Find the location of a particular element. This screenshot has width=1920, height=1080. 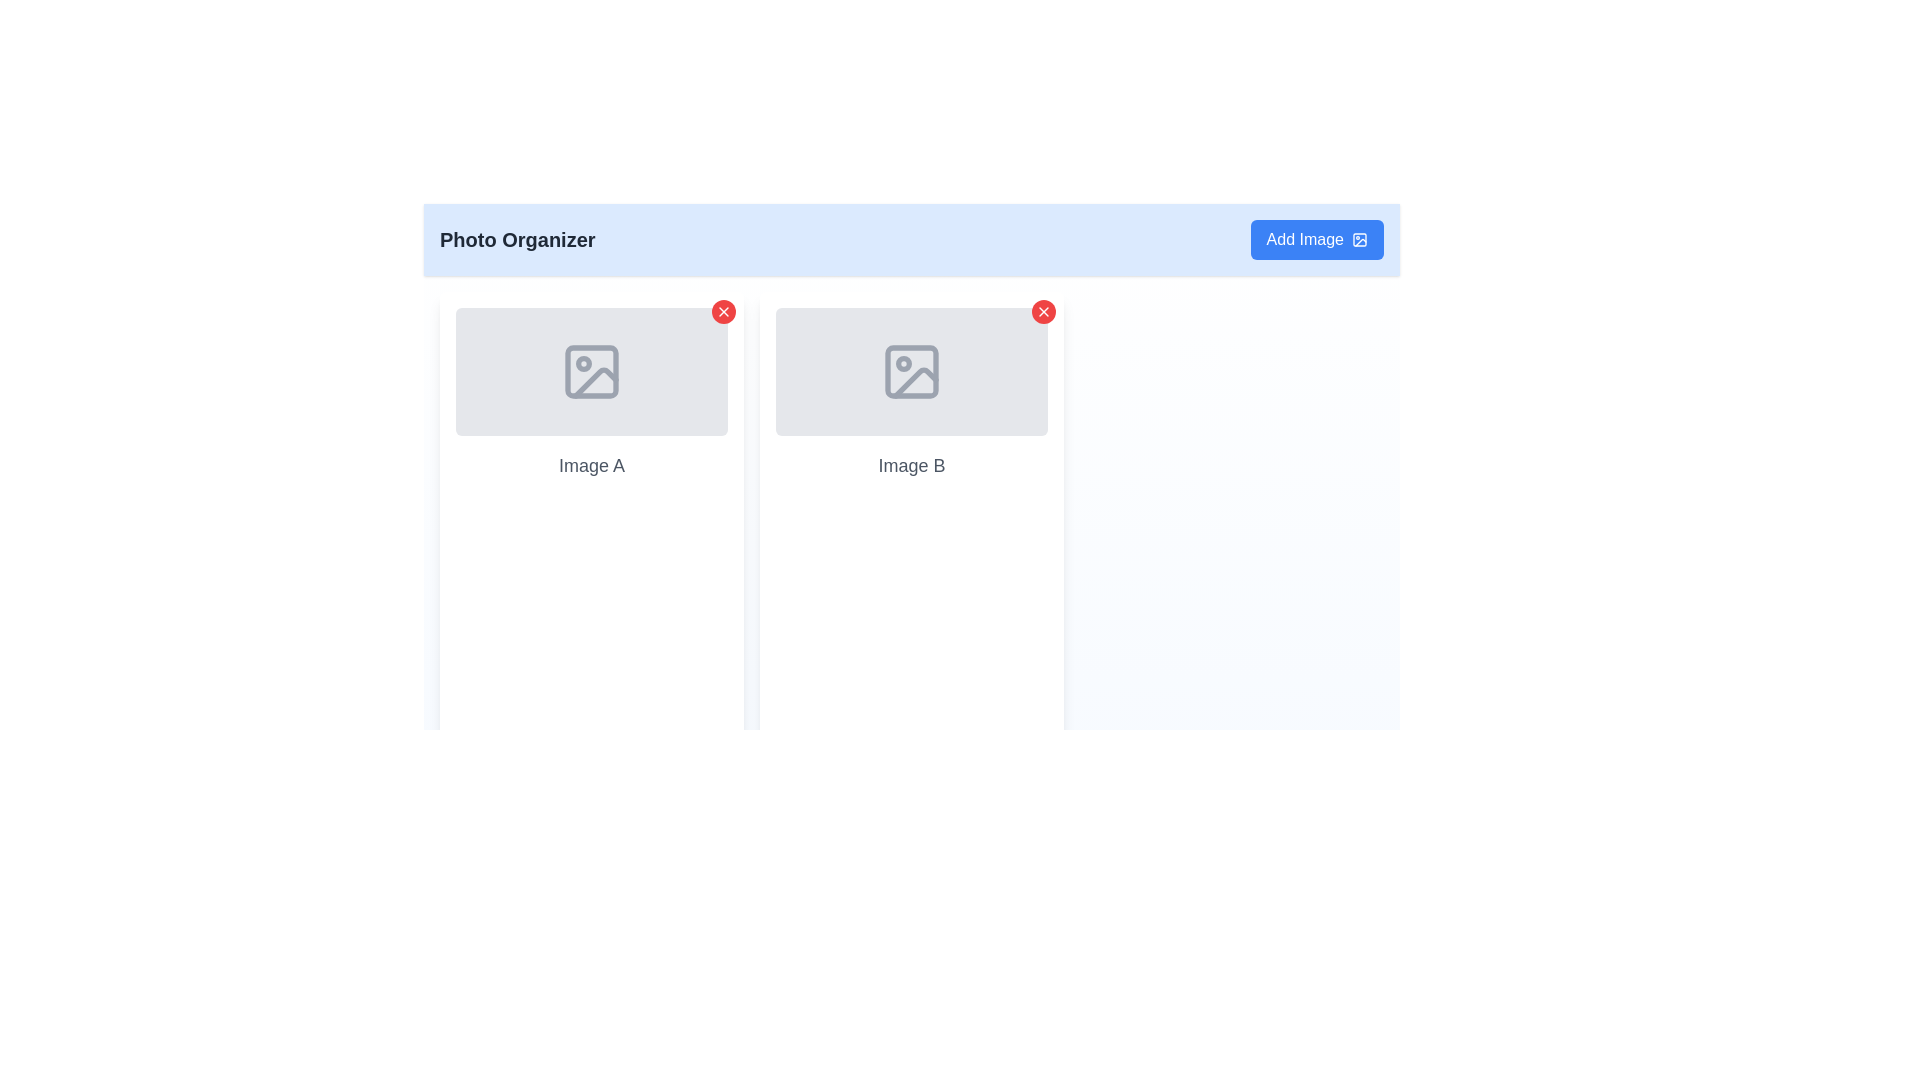

the small red circular button with a white 'X' icon located at the top-right corner of the card labeled 'Image B' to observe a color change is located at coordinates (1042, 312).